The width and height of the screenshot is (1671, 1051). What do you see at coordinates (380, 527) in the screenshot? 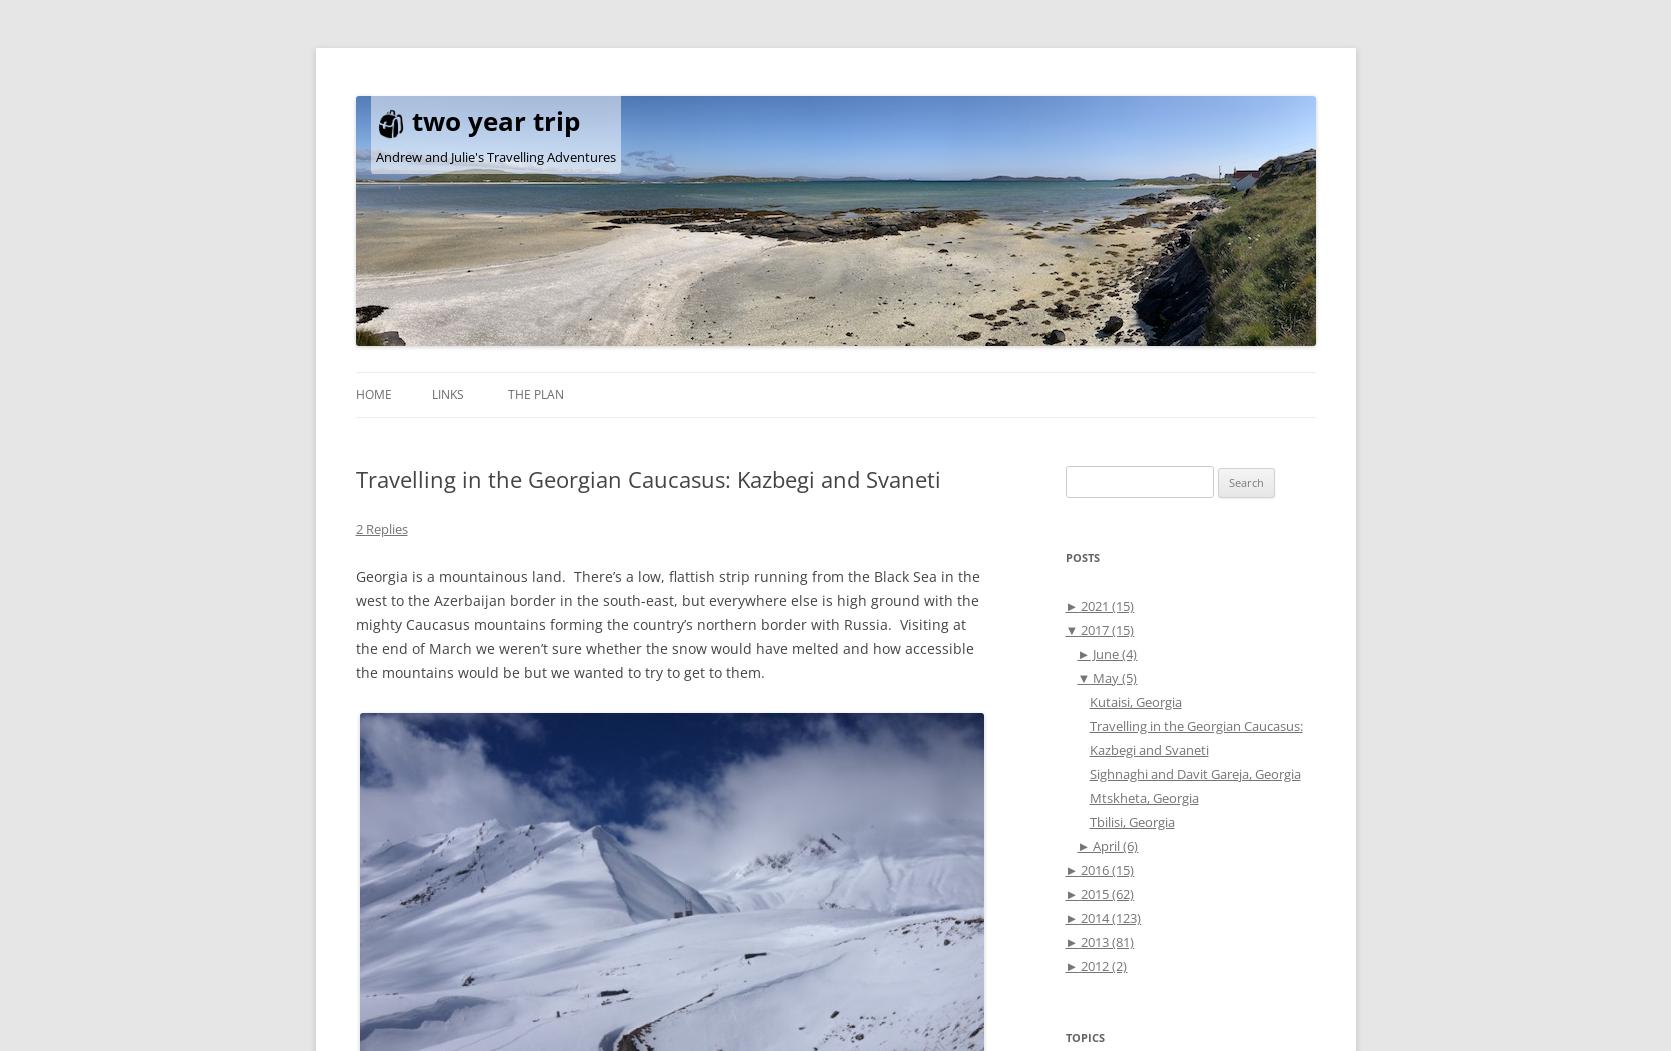
I see `'2 Replies'` at bounding box center [380, 527].